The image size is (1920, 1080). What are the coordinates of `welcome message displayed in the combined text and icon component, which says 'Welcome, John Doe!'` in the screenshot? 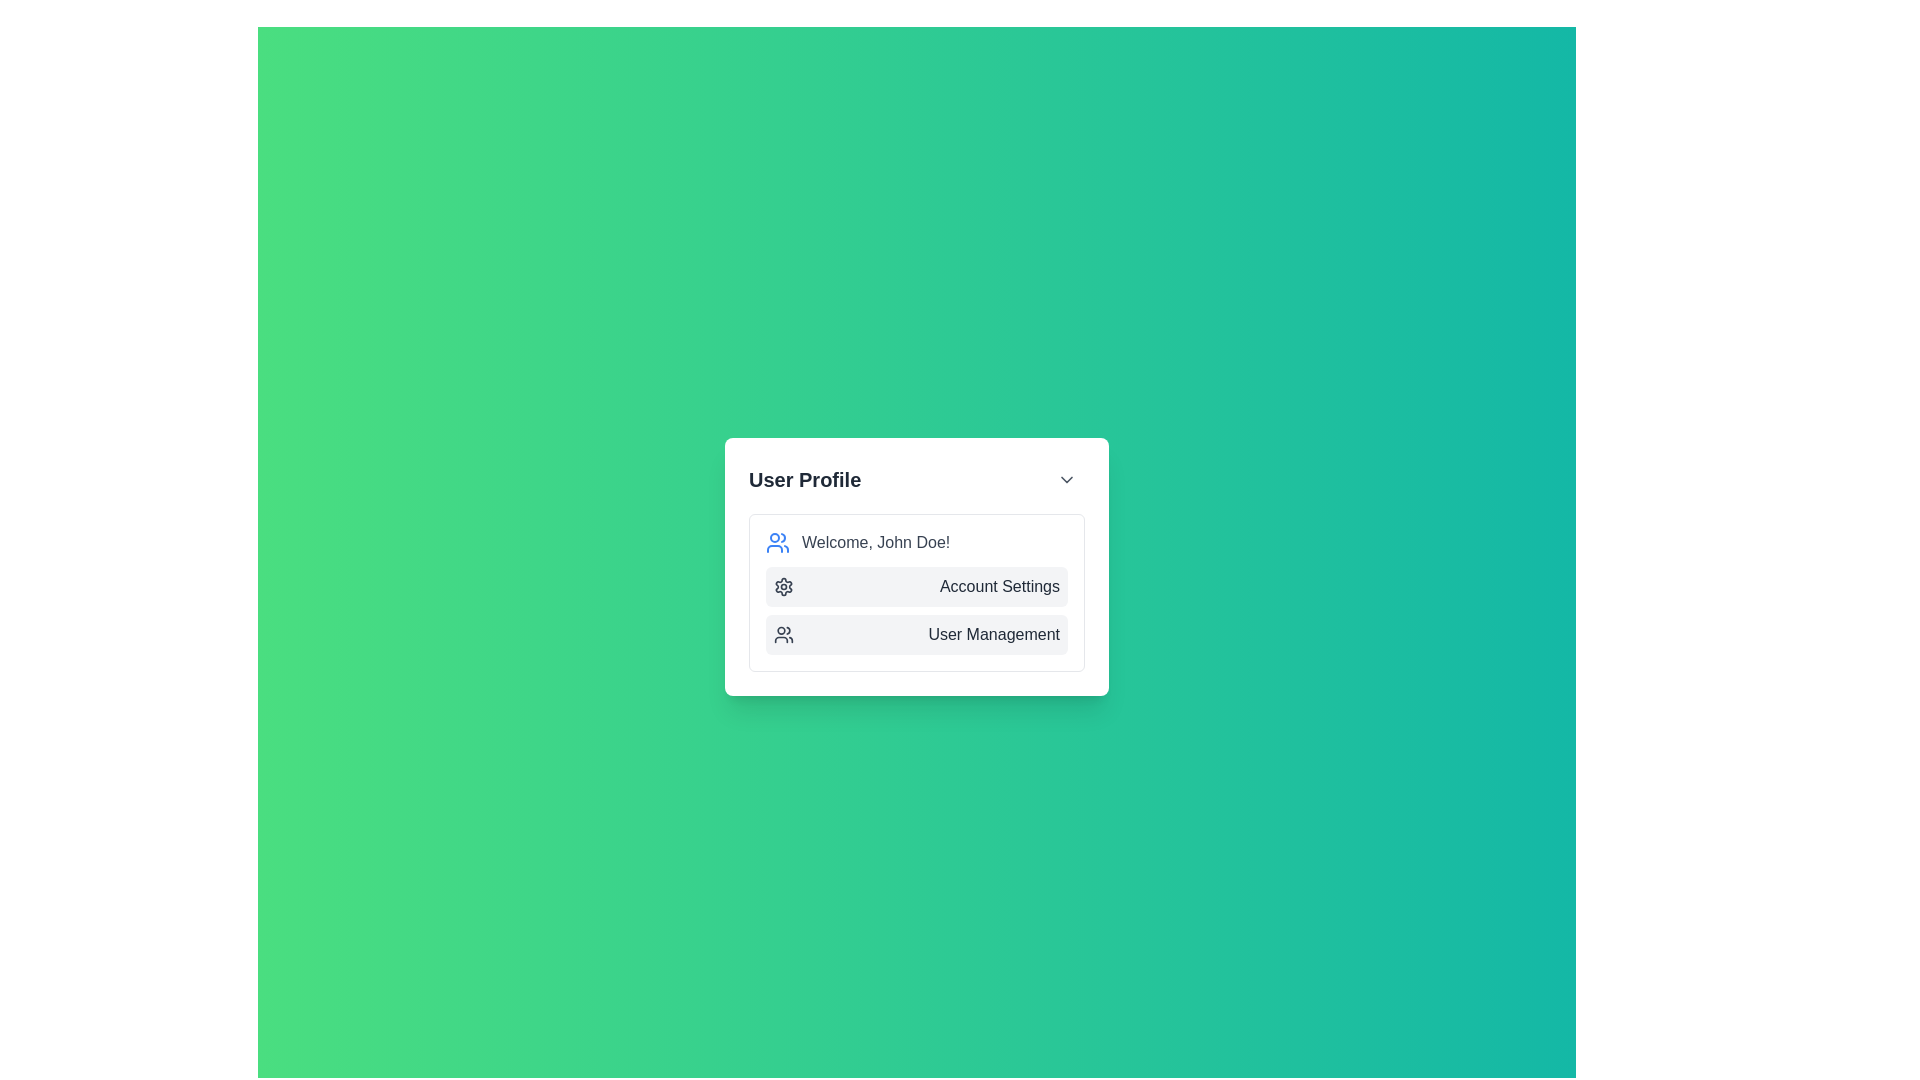 It's located at (915, 543).